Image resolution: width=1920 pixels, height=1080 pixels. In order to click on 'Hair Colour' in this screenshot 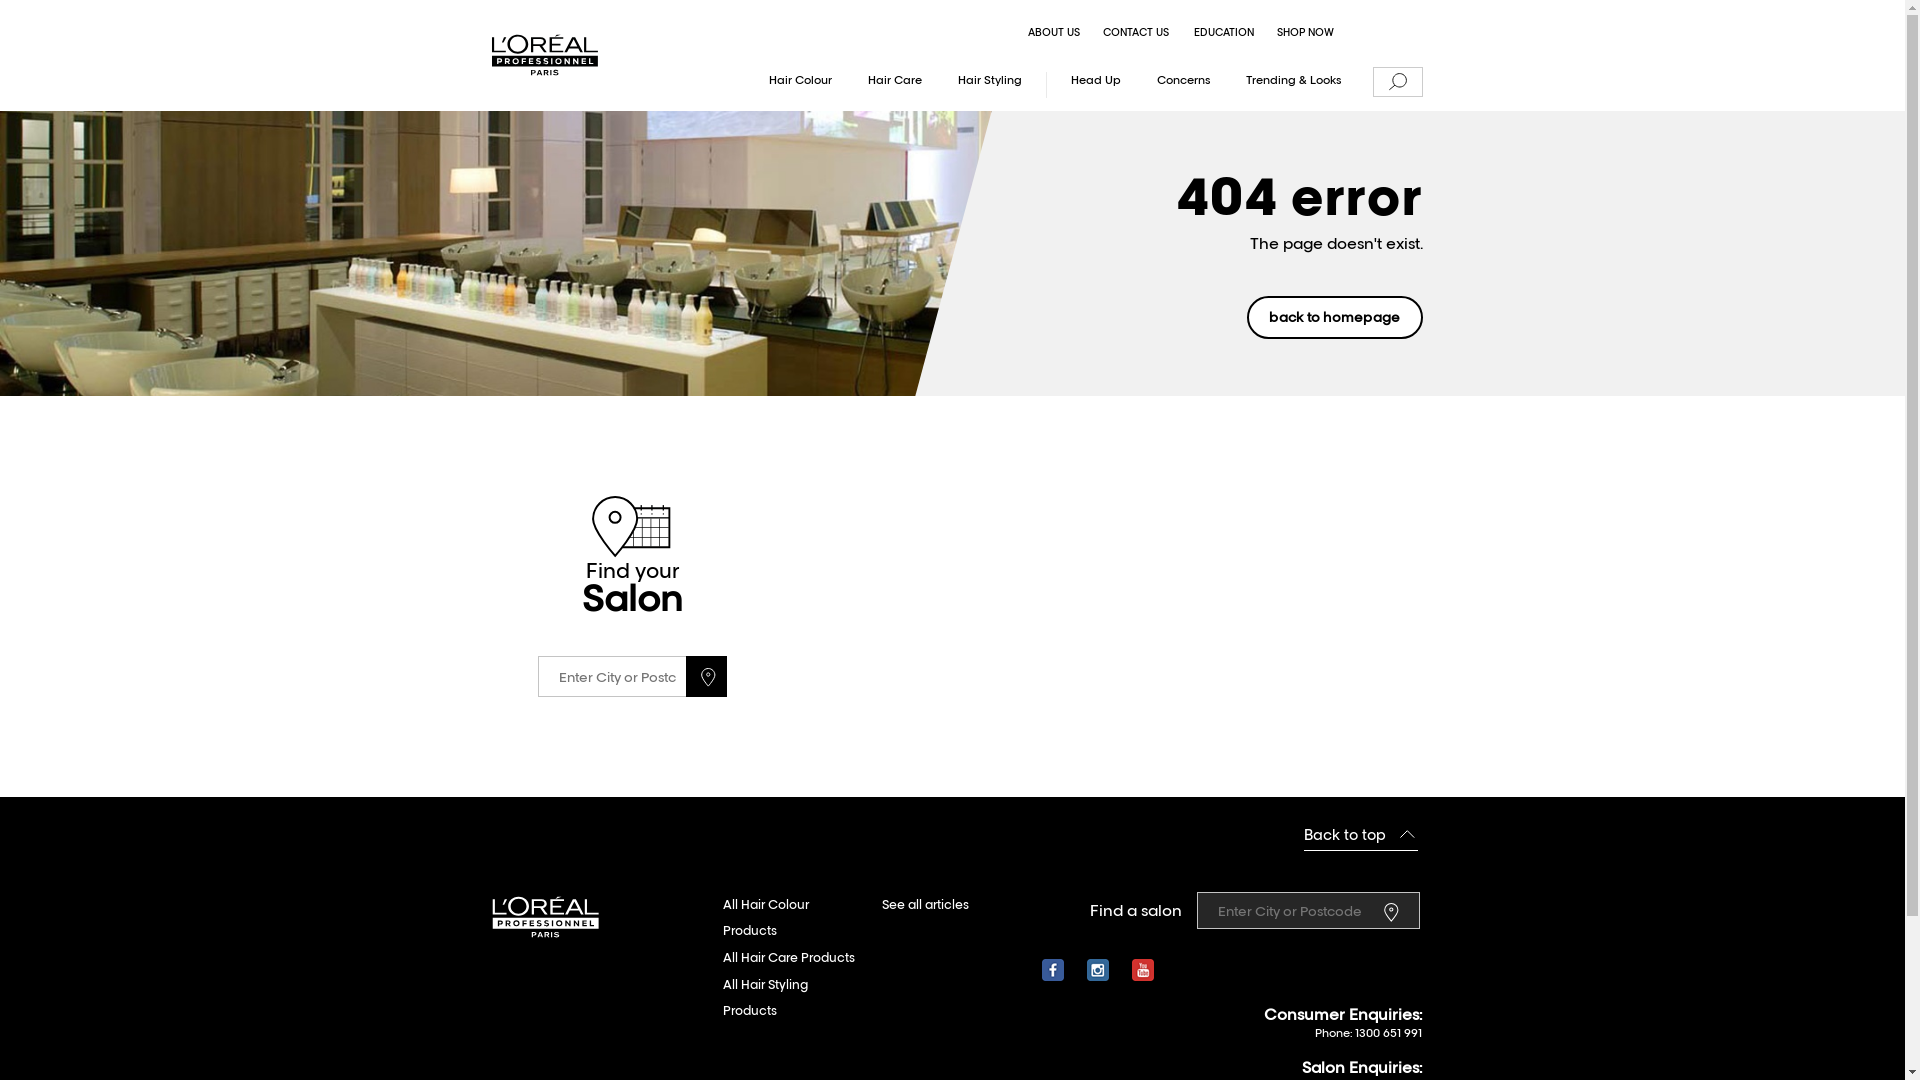, I will do `click(752, 83)`.